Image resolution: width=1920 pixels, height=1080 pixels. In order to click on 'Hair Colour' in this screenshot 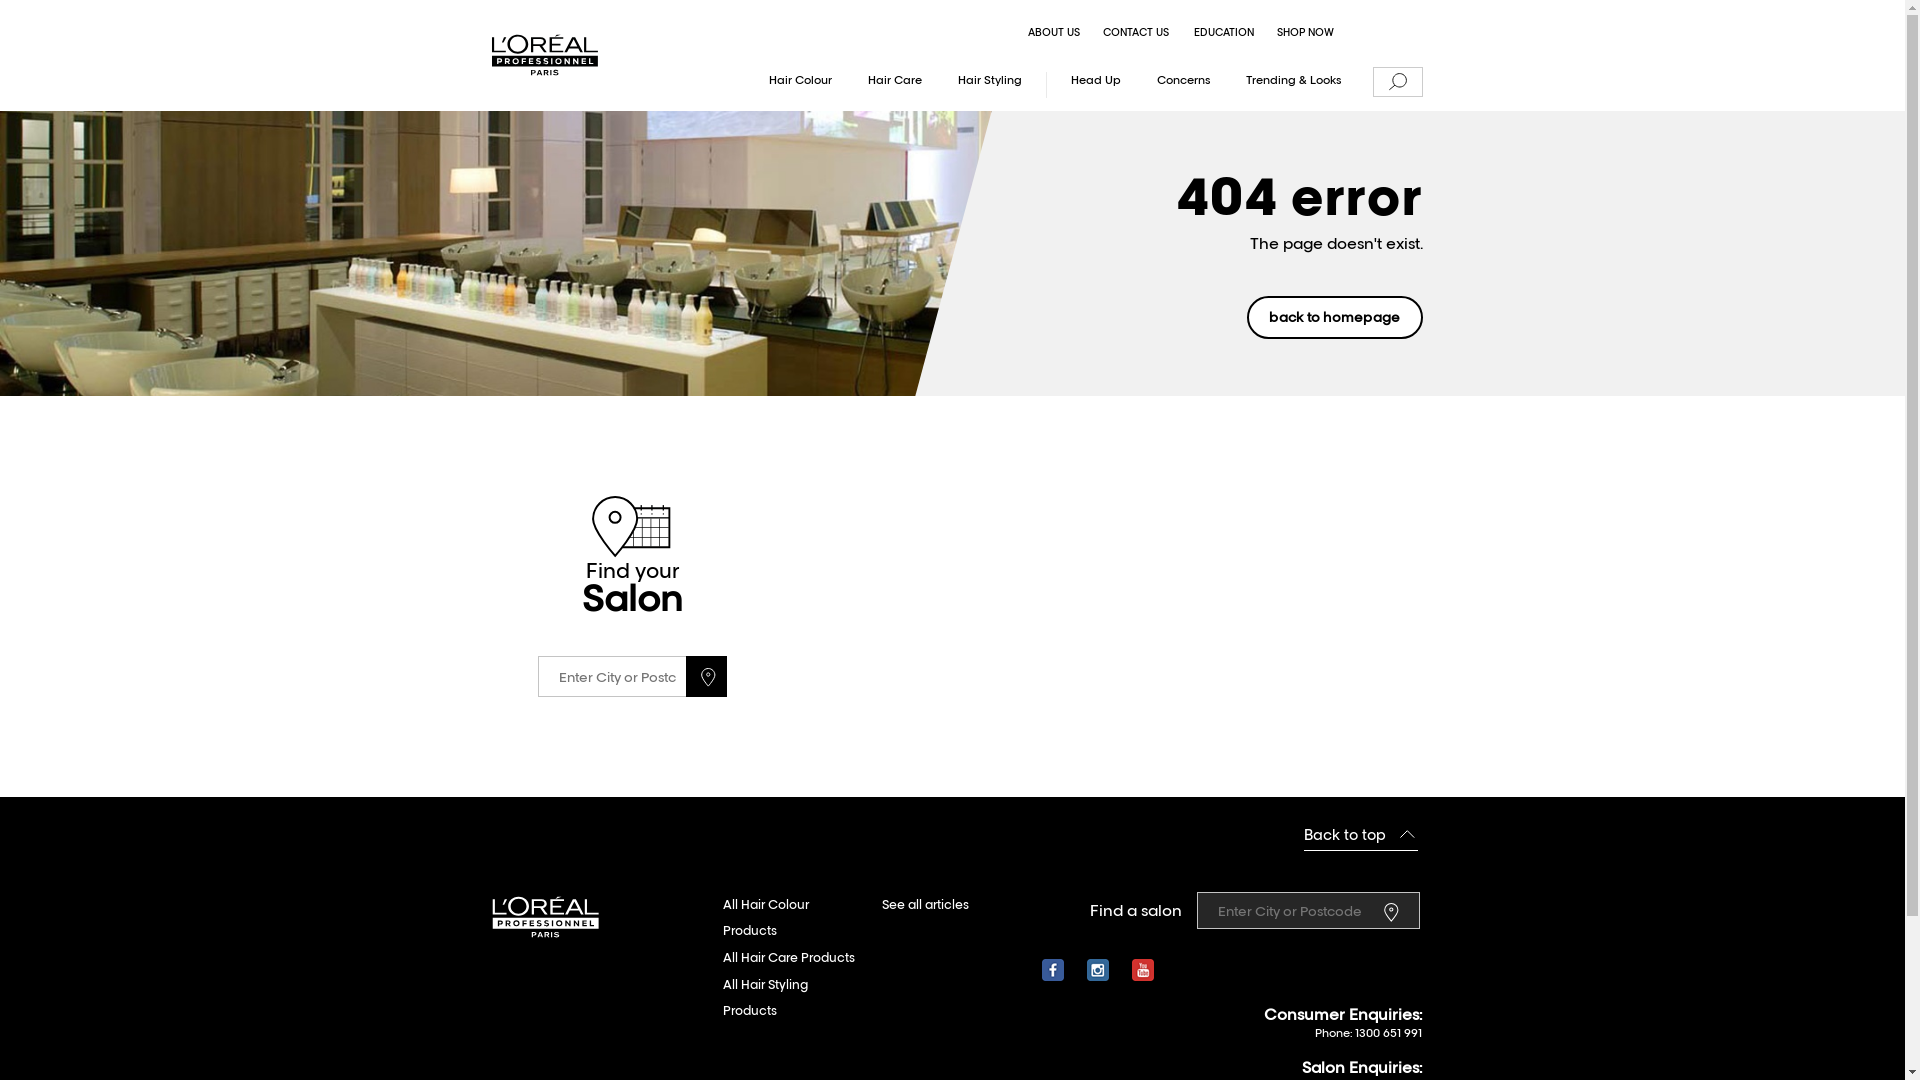, I will do `click(752, 83)`.